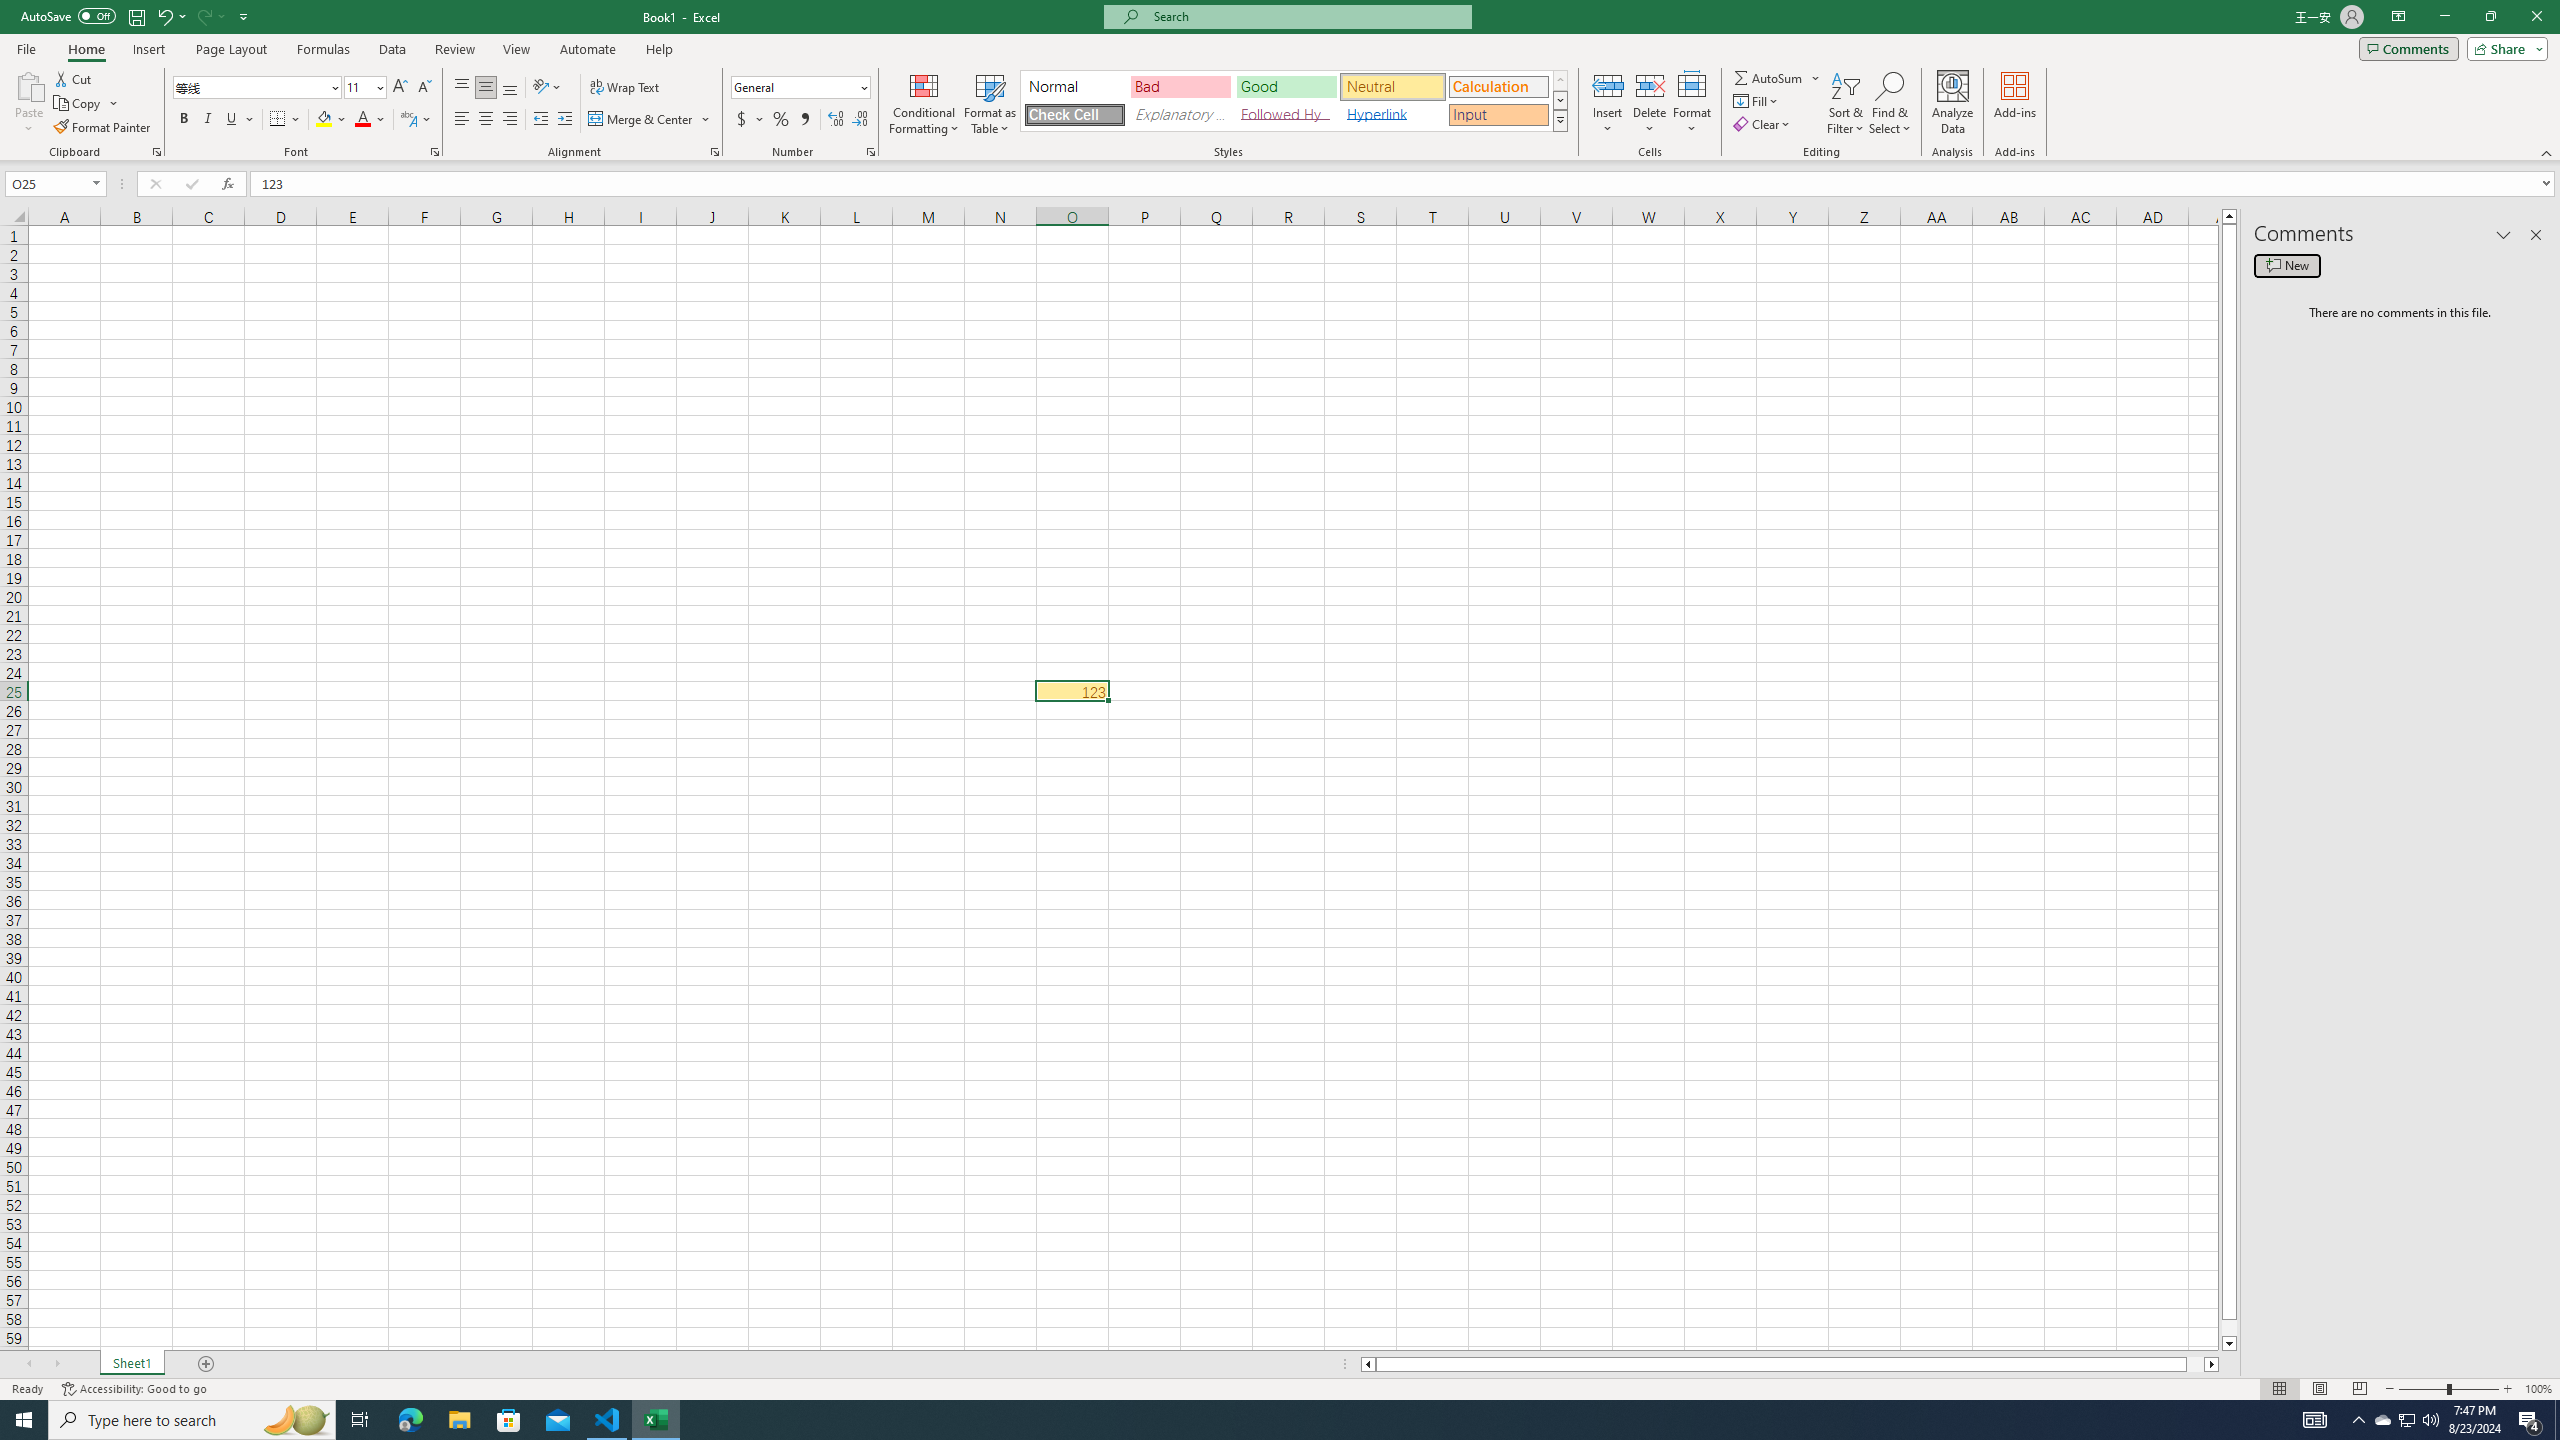 The image size is (2560, 1440). What do you see at coordinates (207, 118) in the screenshot?
I see `'Italic'` at bounding box center [207, 118].